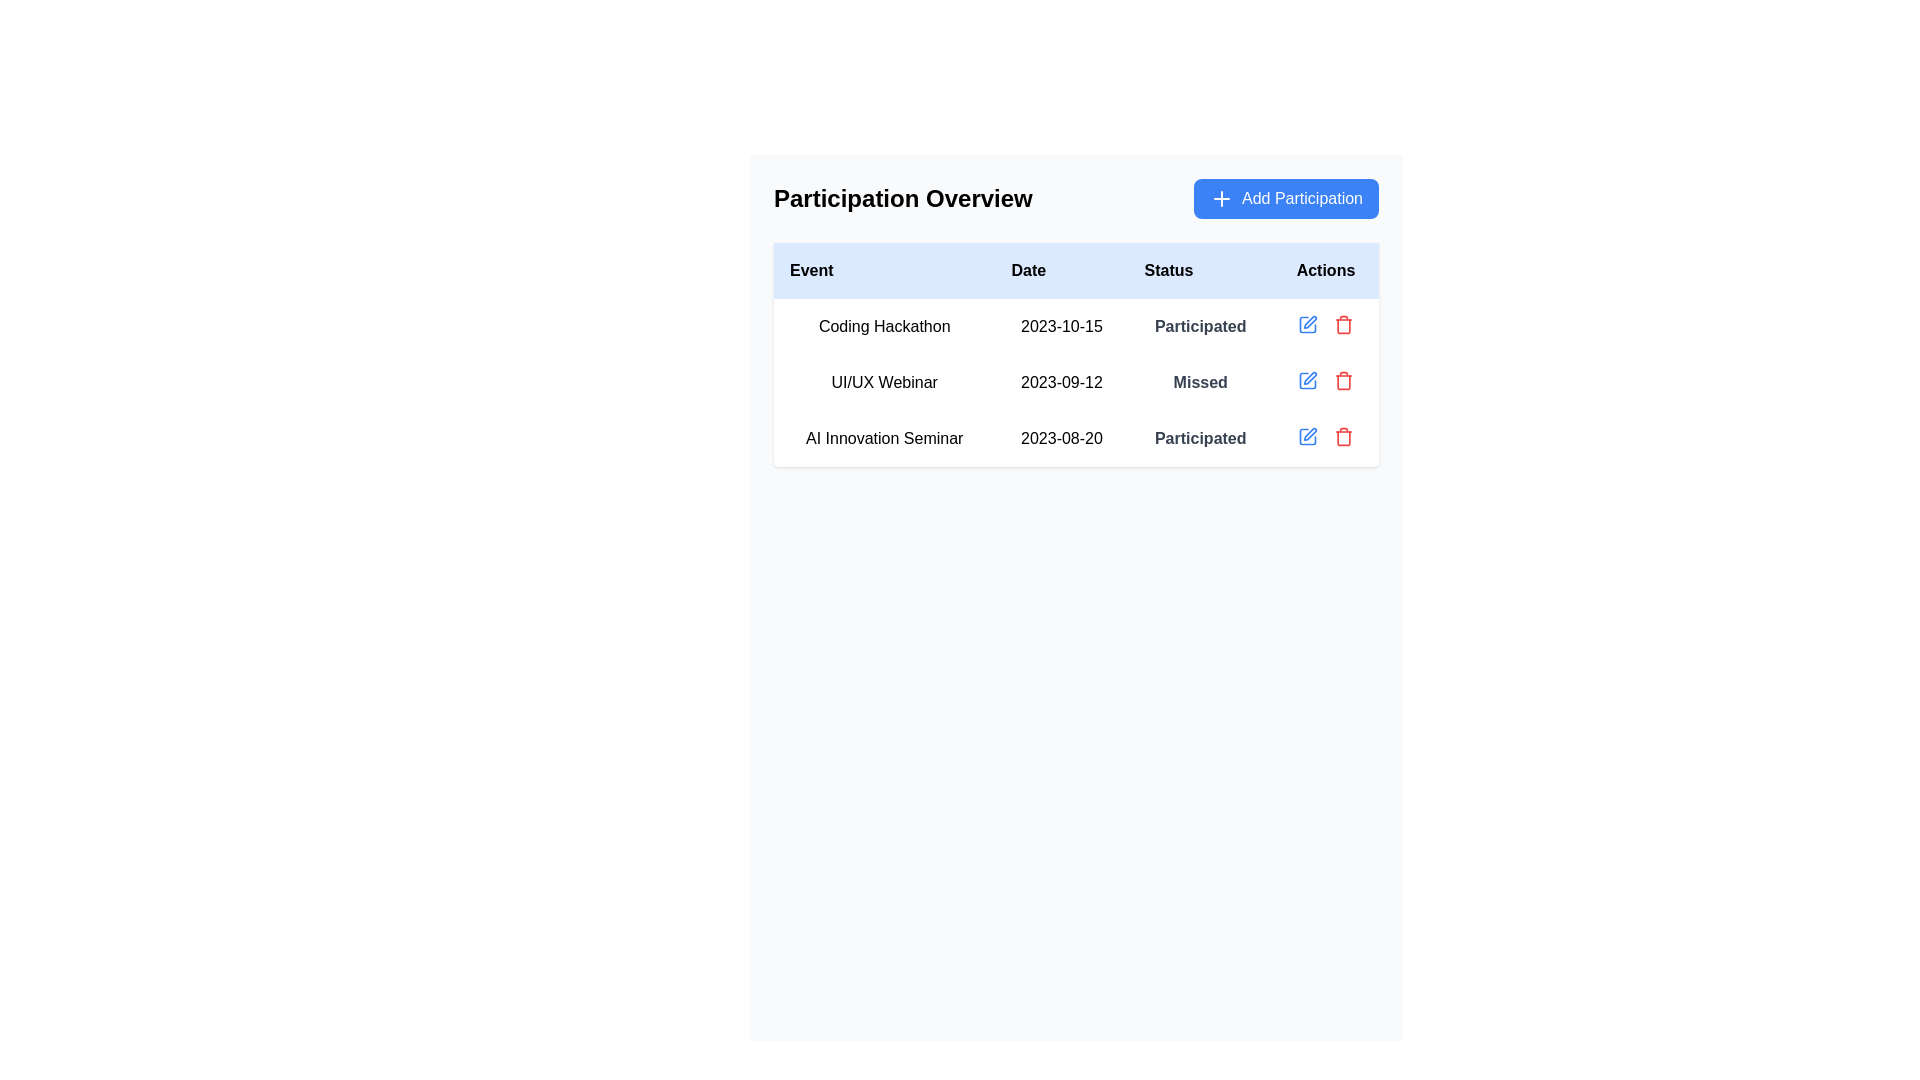 The image size is (1920, 1080). I want to click on the second row of the 'Participation Overview' table, so click(1075, 382).